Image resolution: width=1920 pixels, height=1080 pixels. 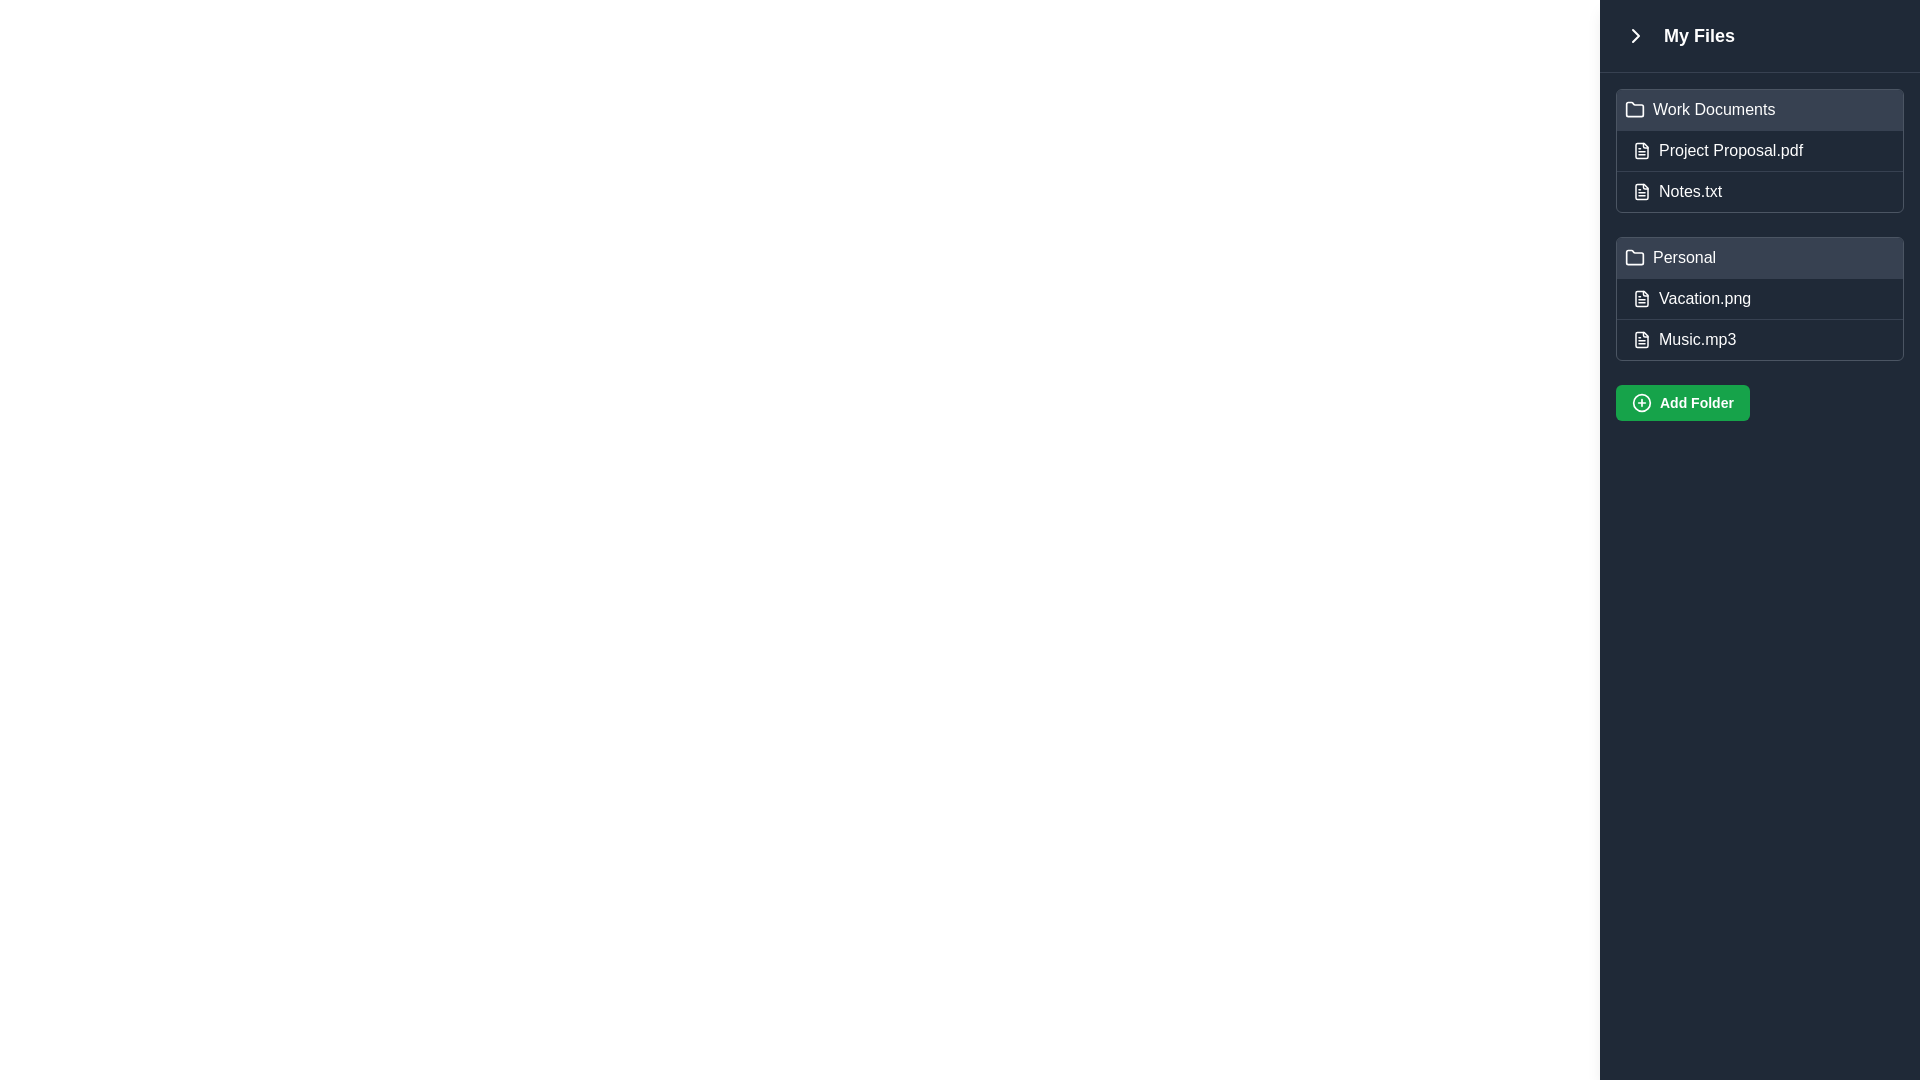 What do you see at coordinates (1641, 192) in the screenshot?
I see `the small text file icon, styled as an outlined document with horizontal lines, located` at bounding box center [1641, 192].